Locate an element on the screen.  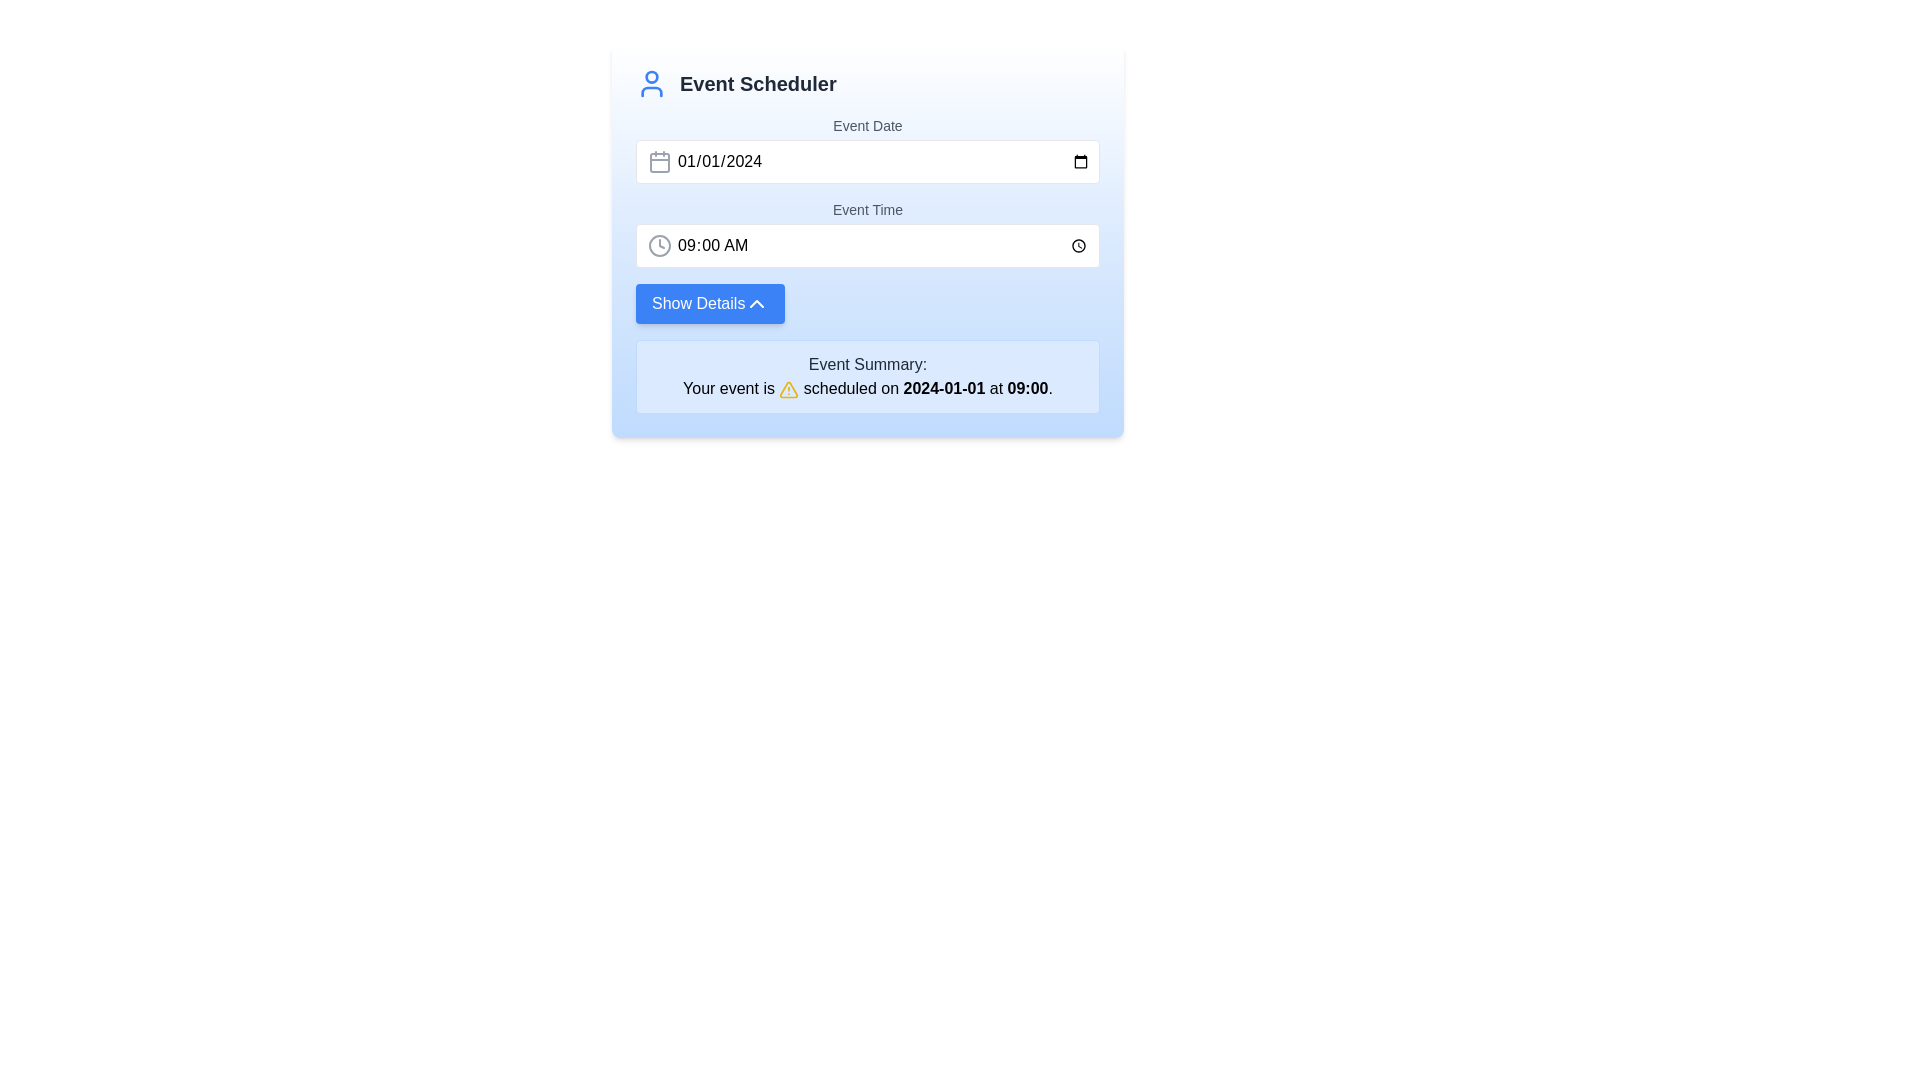
the decorative part of the clock icon located to the left of the 'Event Time' text field is located at coordinates (660, 245).